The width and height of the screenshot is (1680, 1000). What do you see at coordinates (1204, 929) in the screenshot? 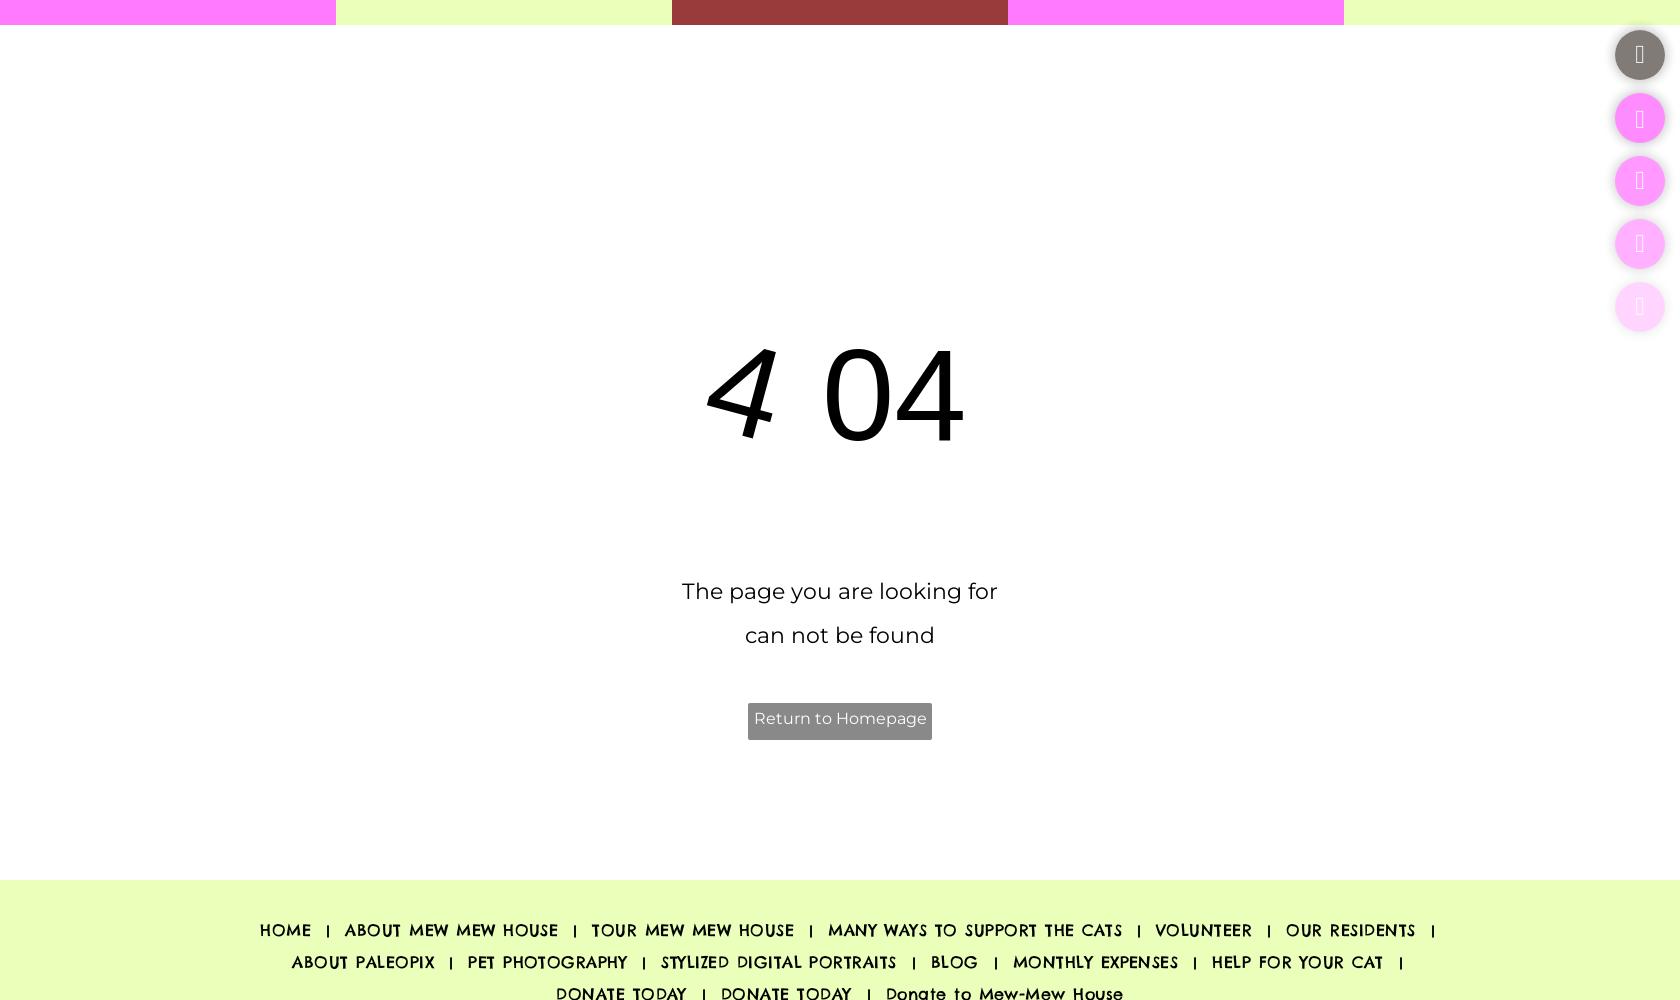
I see `'VOLUNTEER'` at bounding box center [1204, 929].